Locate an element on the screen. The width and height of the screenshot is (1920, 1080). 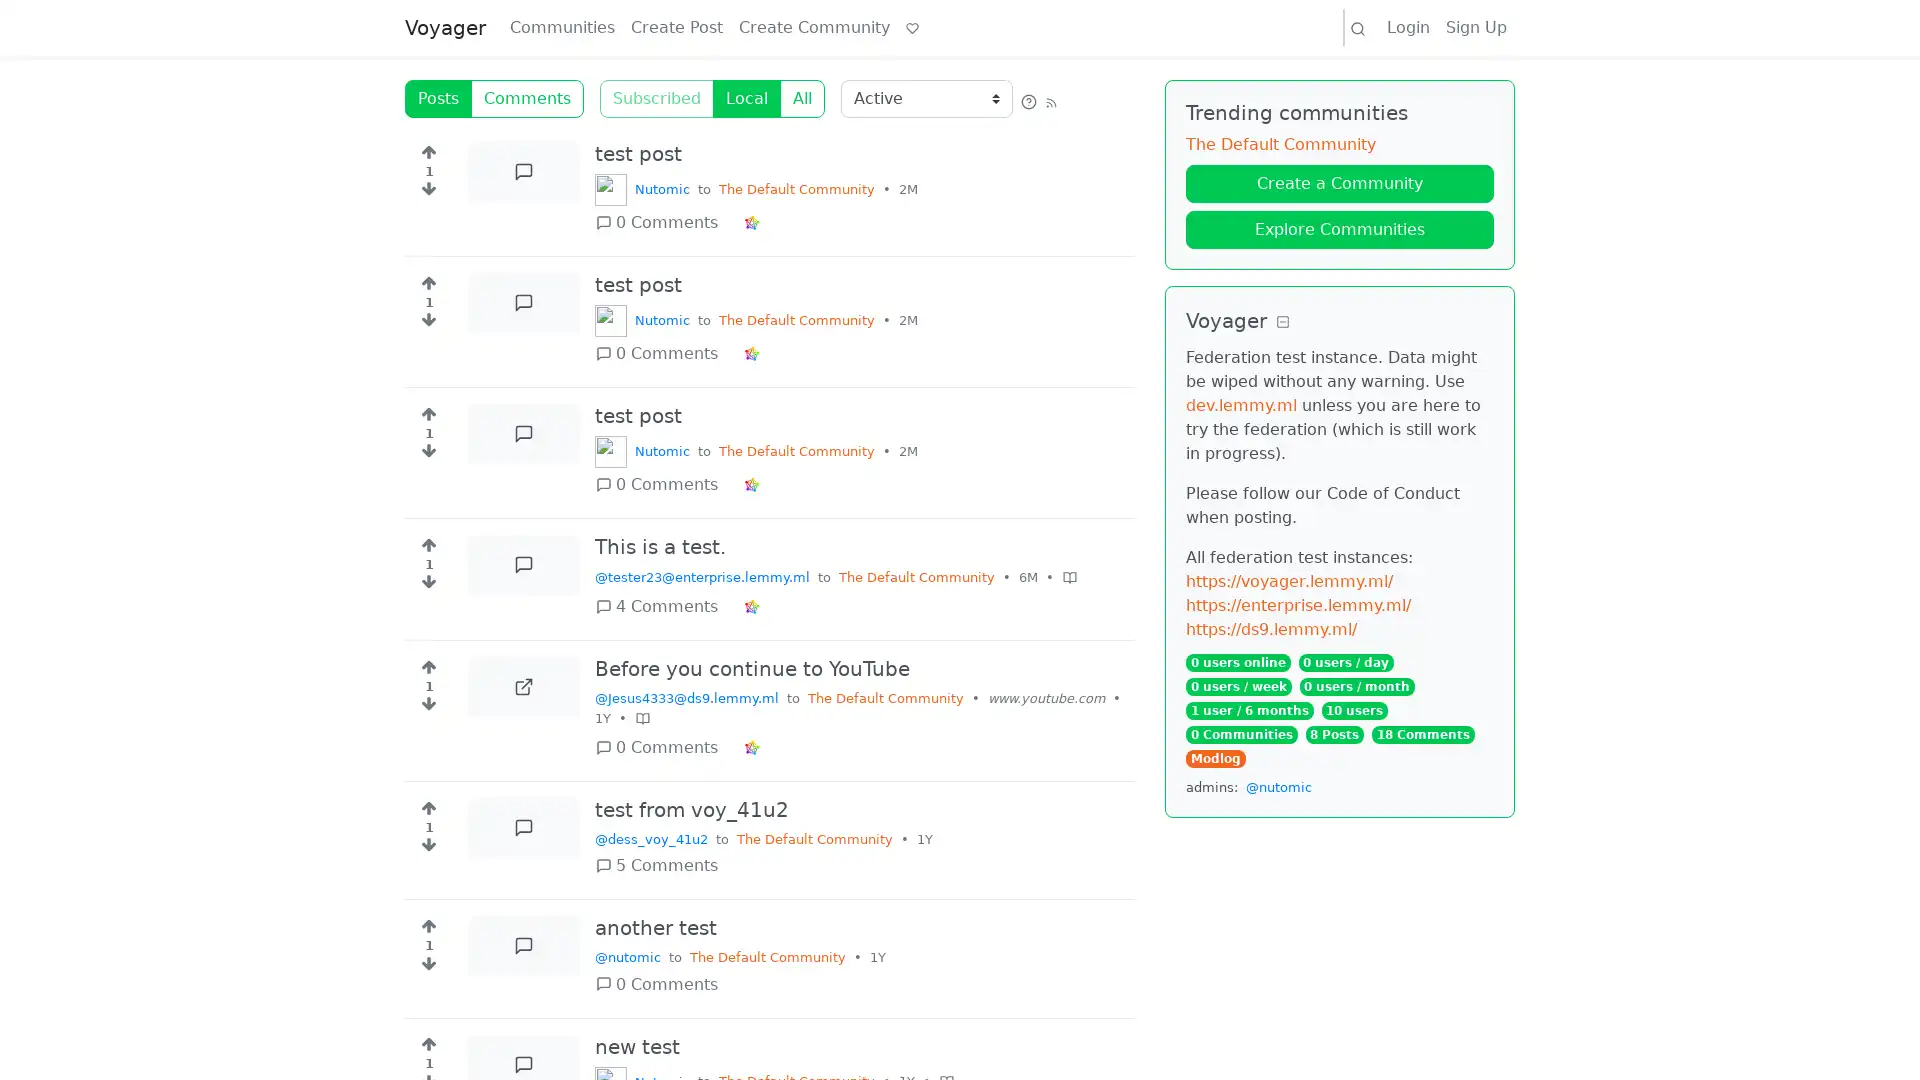
Upvote is located at coordinates (427, 408).